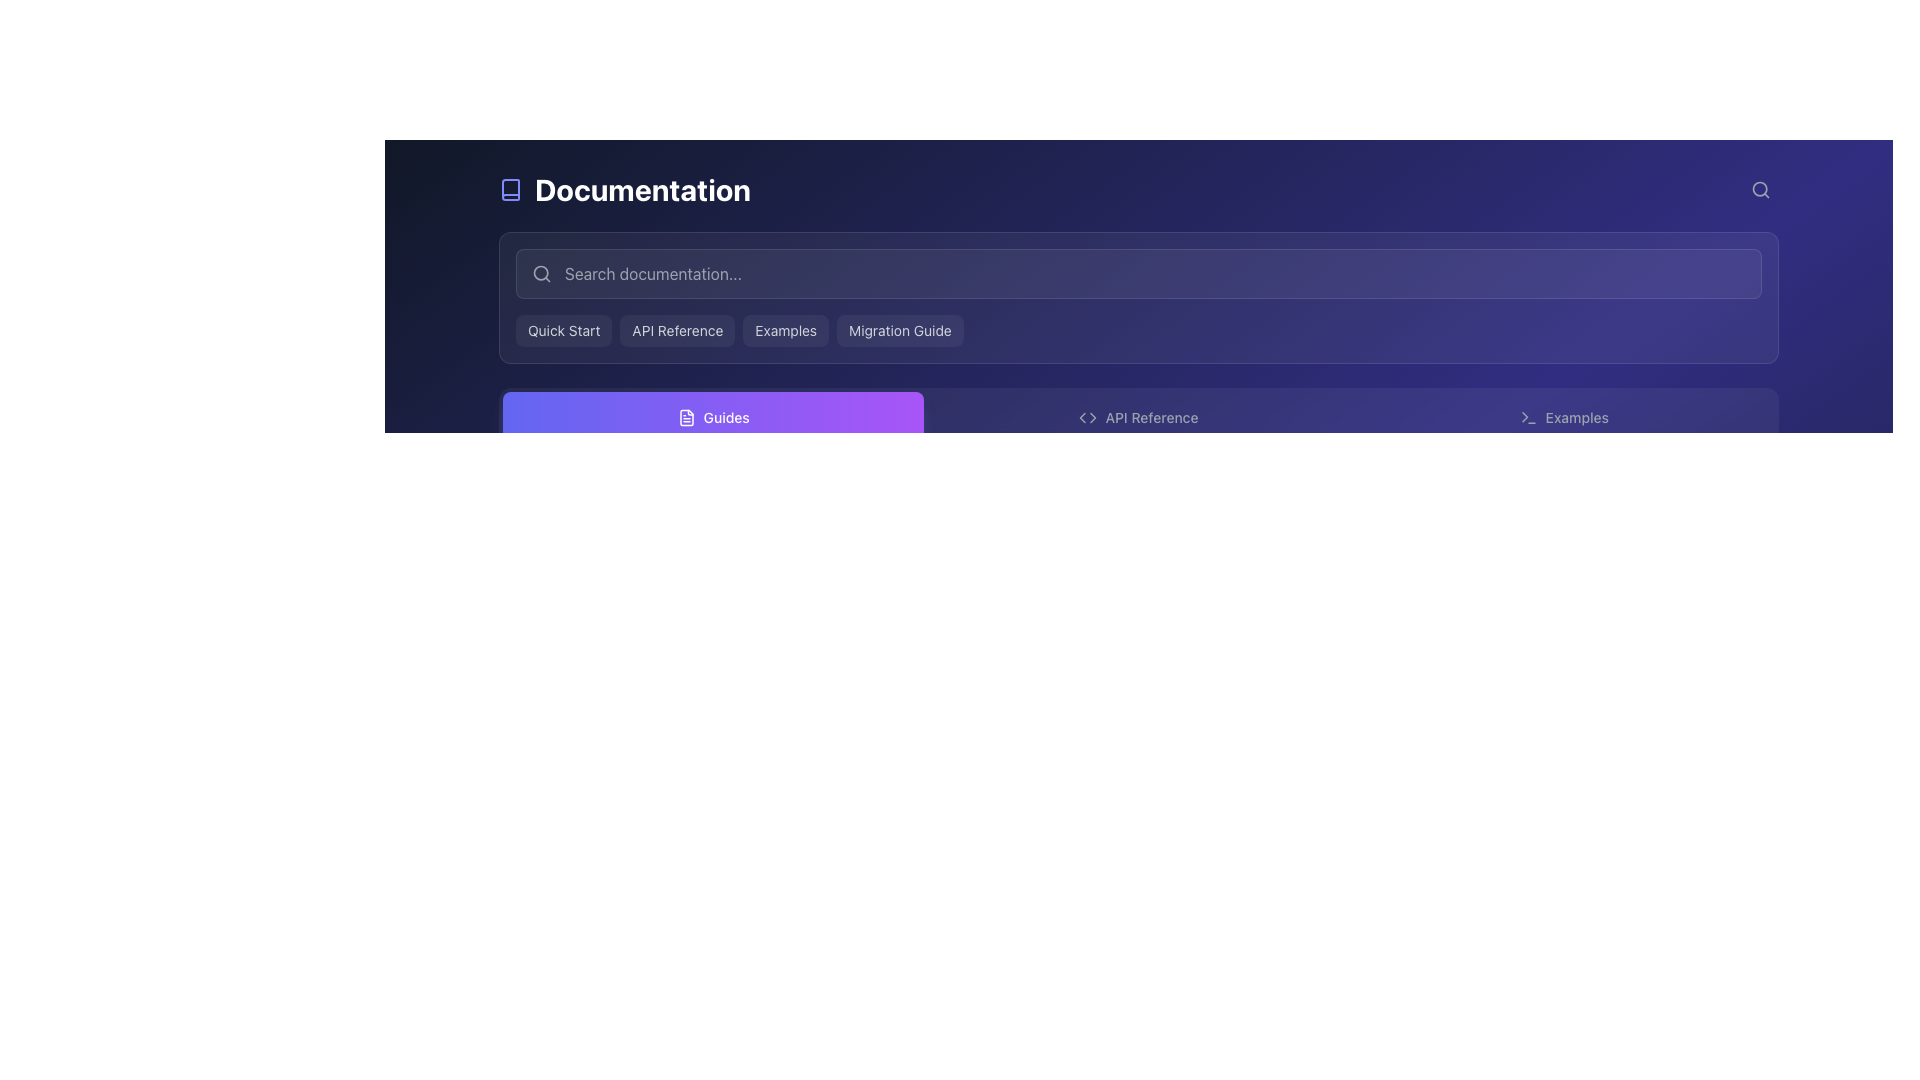  I want to click on the magnifying glass icon located in the top right corner of the interface to initiate a search operation, so click(1761, 189).